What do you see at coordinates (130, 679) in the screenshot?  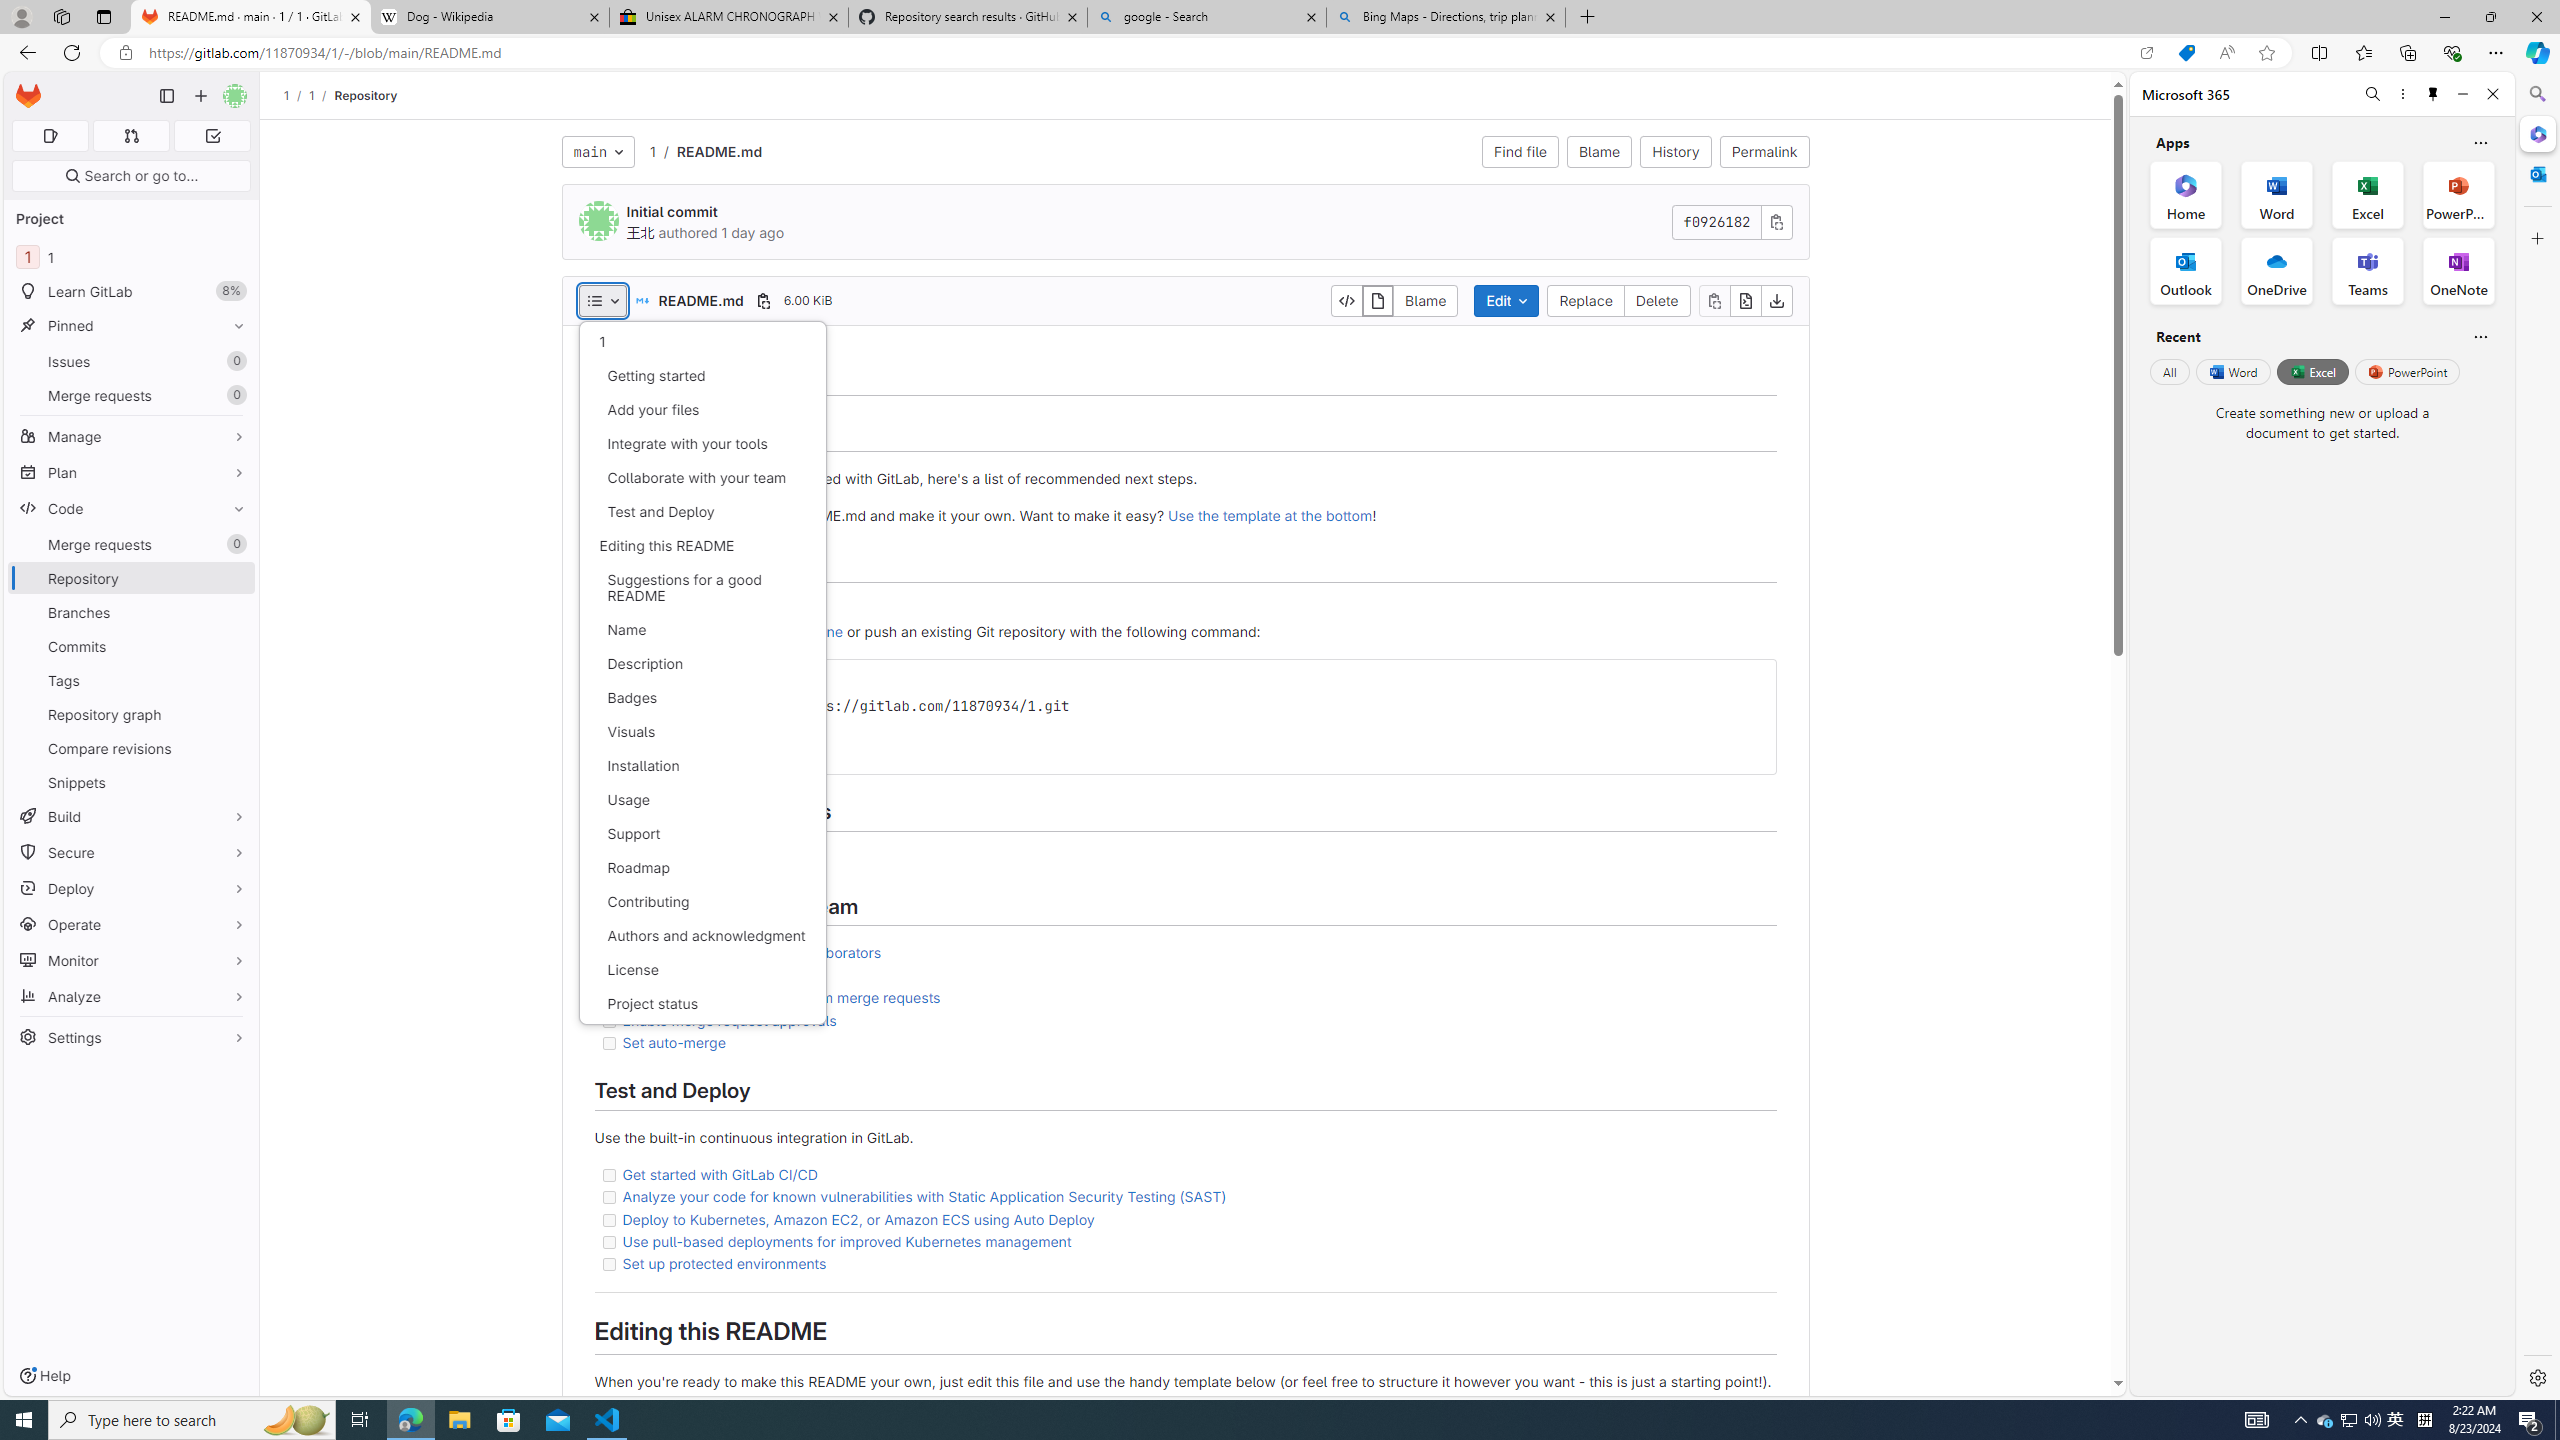 I see `'Tags'` at bounding box center [130, 679].